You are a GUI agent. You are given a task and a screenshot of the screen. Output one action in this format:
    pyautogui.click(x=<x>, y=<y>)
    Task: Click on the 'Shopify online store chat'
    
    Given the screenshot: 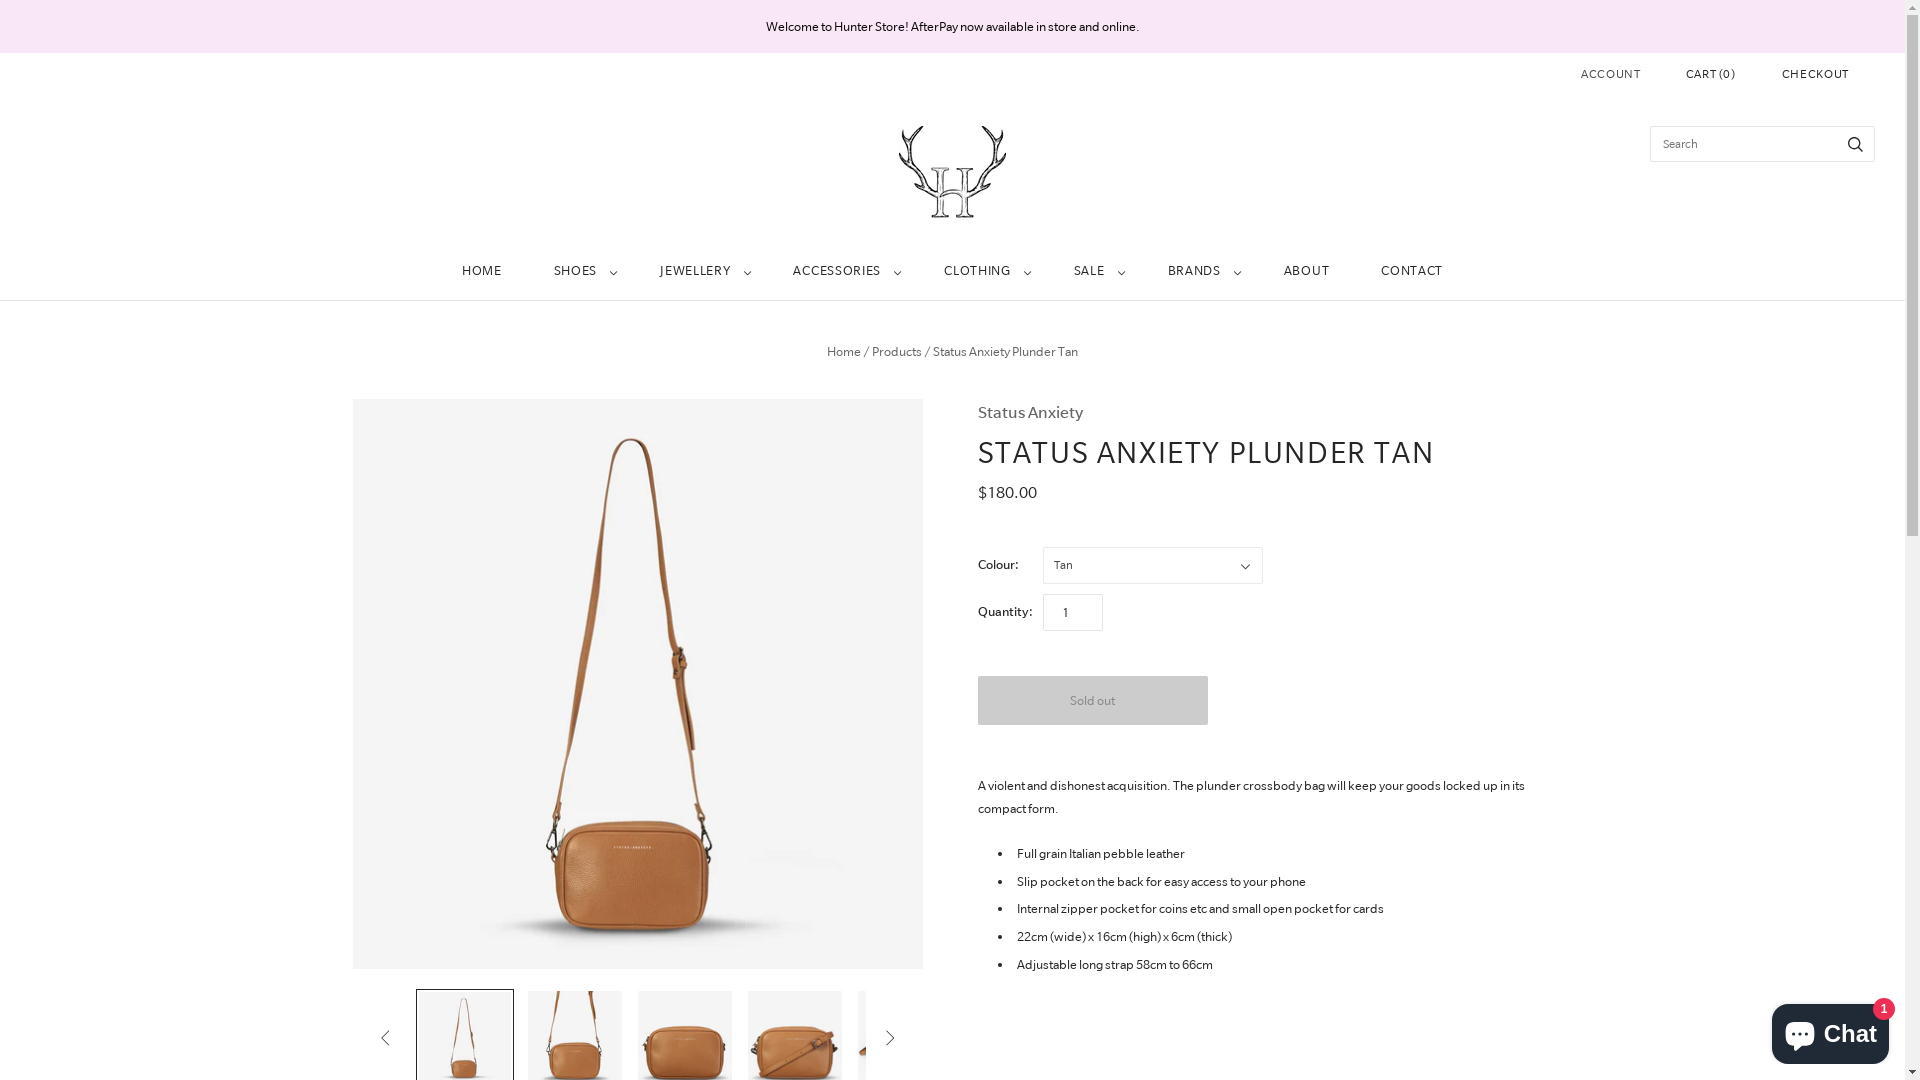 What is the action you would take?
    pyautogui.click(x=1830, y=1029)
    